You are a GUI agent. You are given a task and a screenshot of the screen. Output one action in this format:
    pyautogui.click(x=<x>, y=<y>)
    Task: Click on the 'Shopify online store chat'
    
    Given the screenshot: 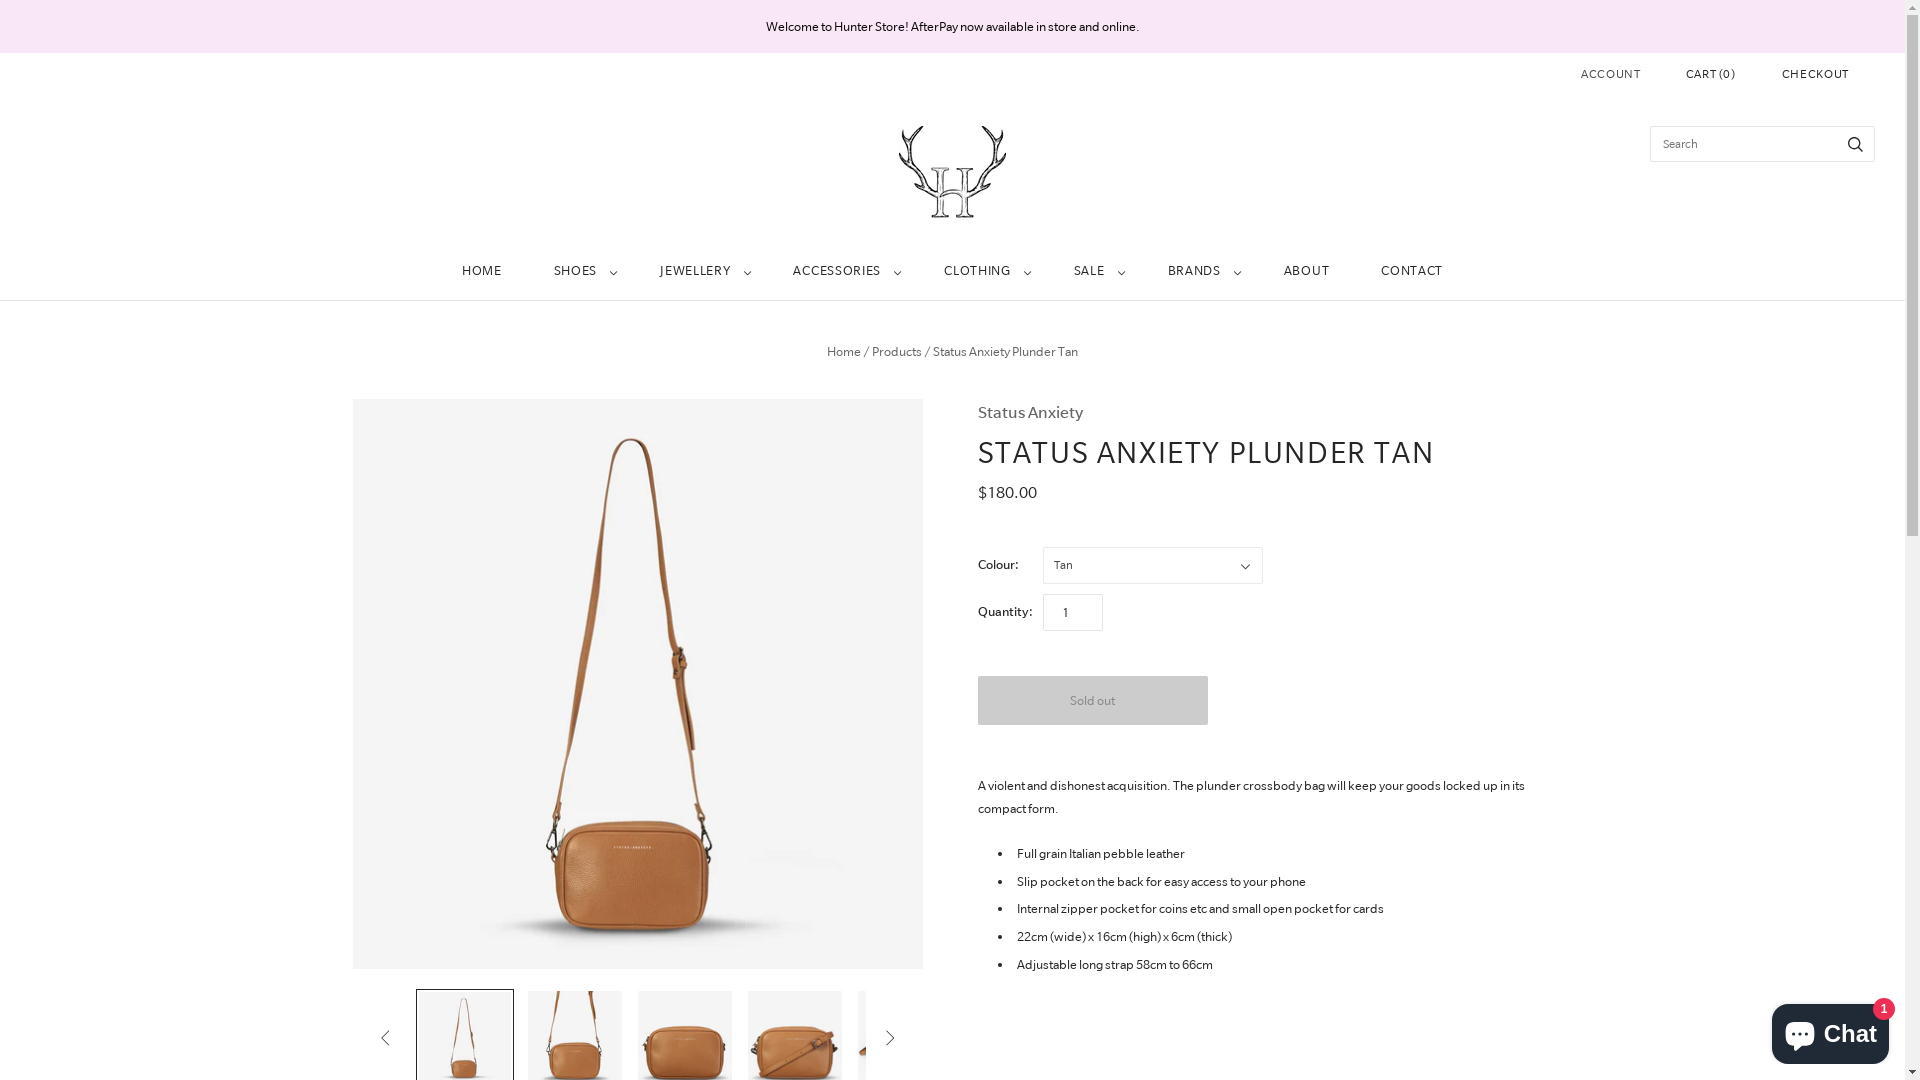 What is the action you would take?
    pyautogui.click(x=1830, y=1029)
    